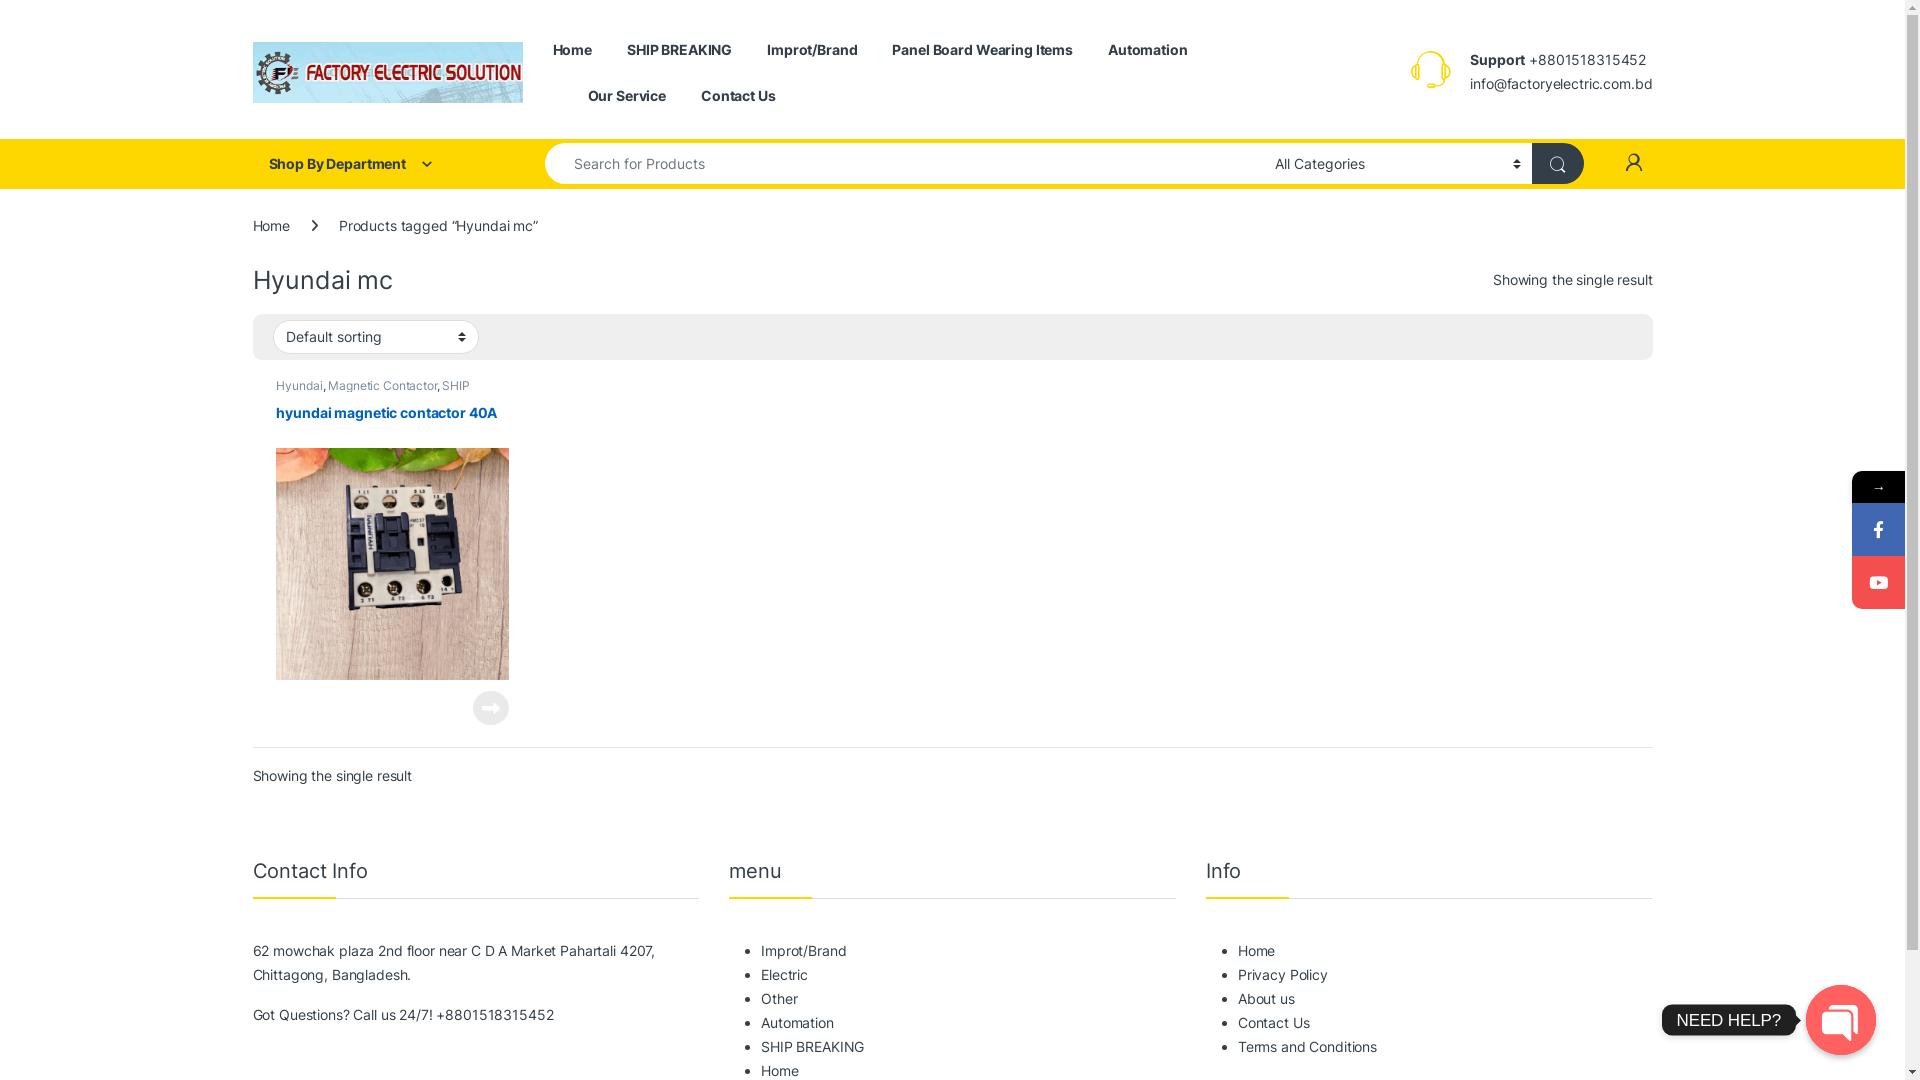  Describe the element at coordinates (679, 49) in the screenshot. I see `'SHIP BREAKING'` at that location.